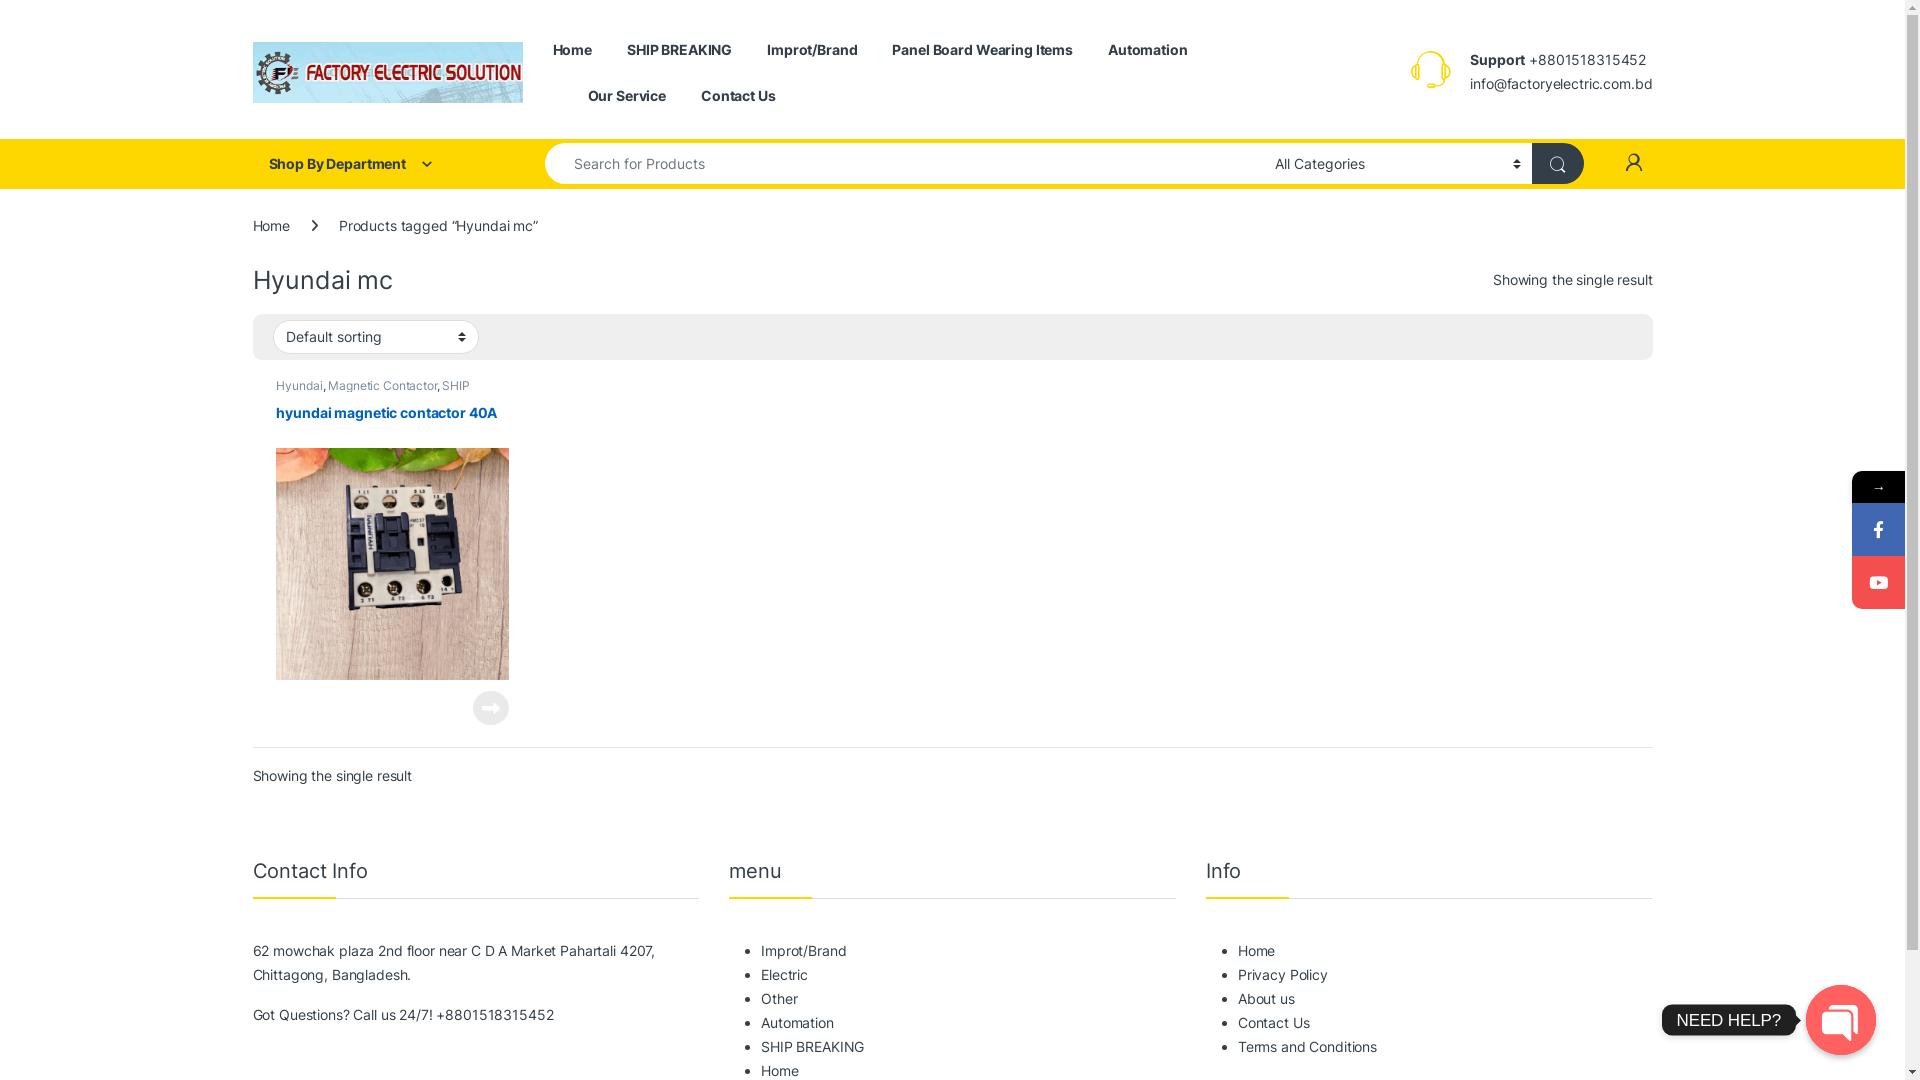  Describe the element at coordinates (679, 49) in the screenshot. I see `'SHIP BREAKING'` at that location.